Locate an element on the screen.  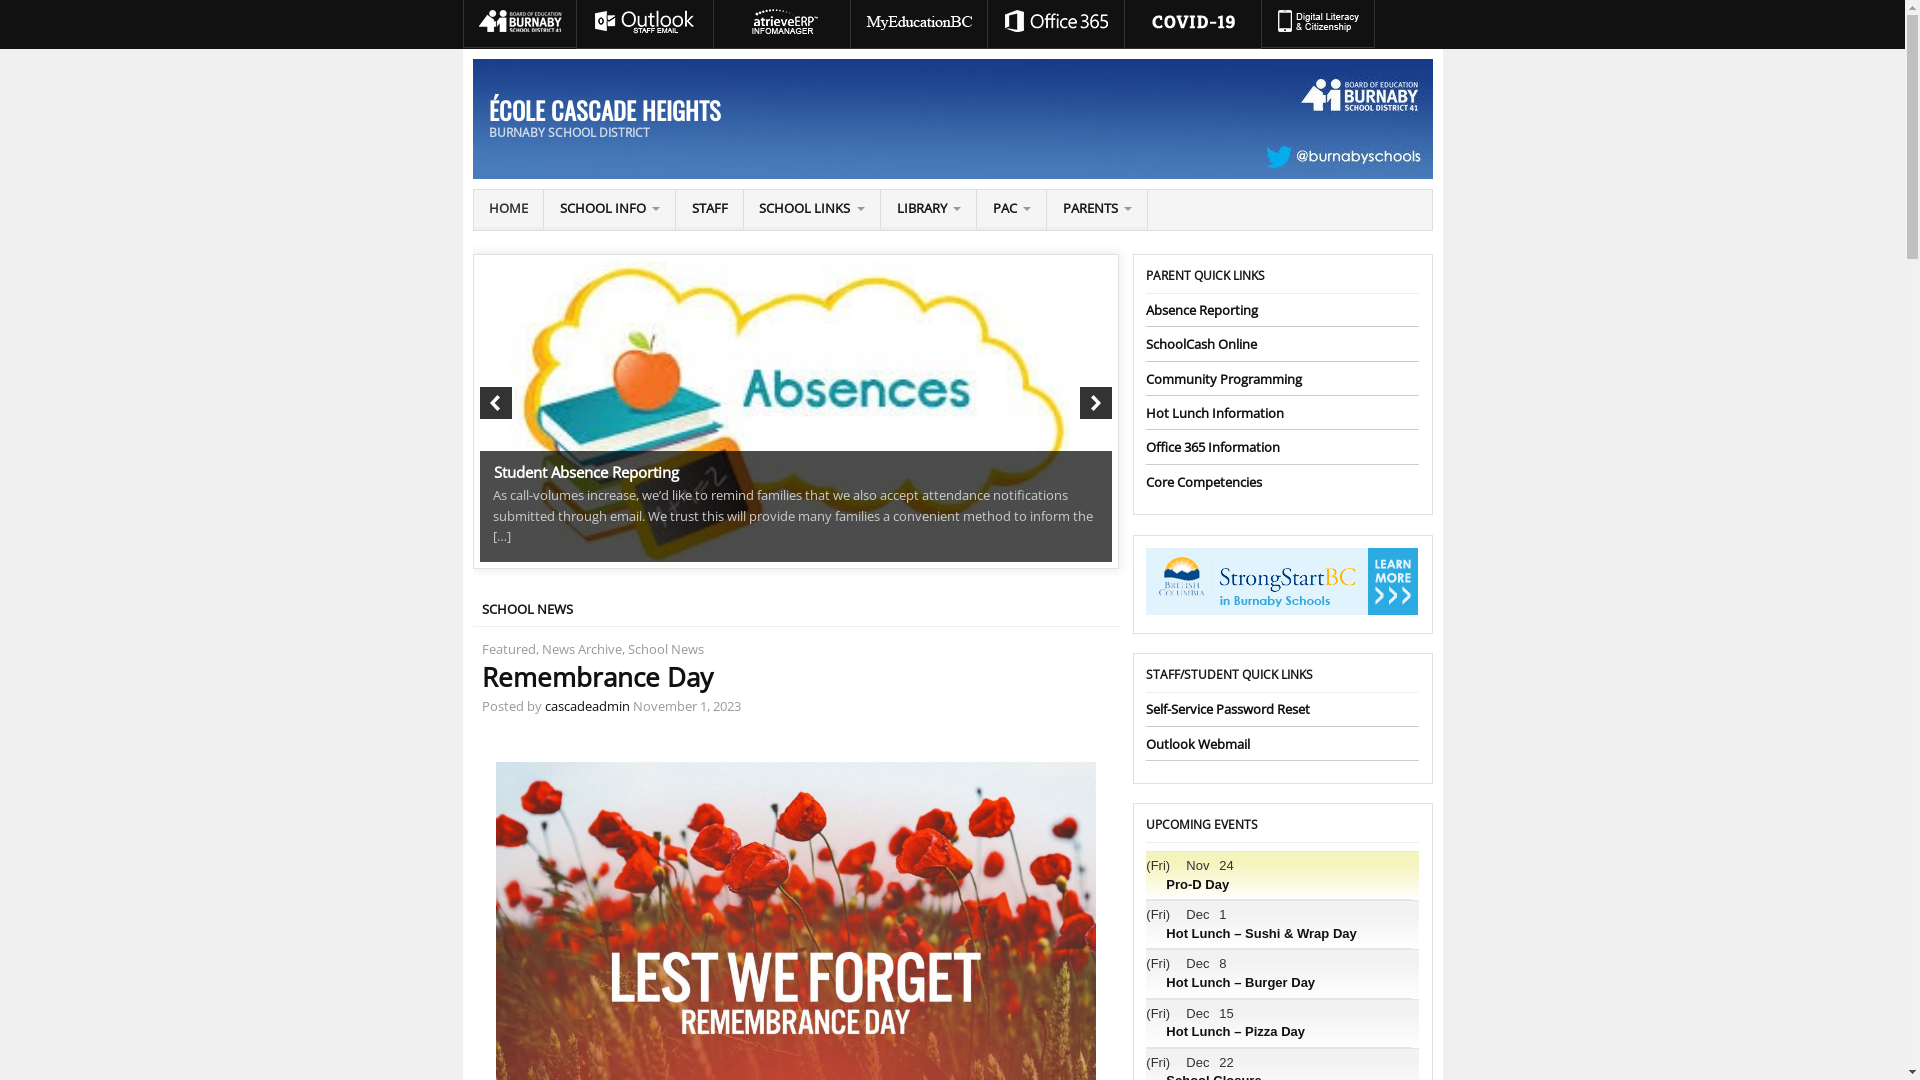
'HOME' is located at coordinates (508, 209).